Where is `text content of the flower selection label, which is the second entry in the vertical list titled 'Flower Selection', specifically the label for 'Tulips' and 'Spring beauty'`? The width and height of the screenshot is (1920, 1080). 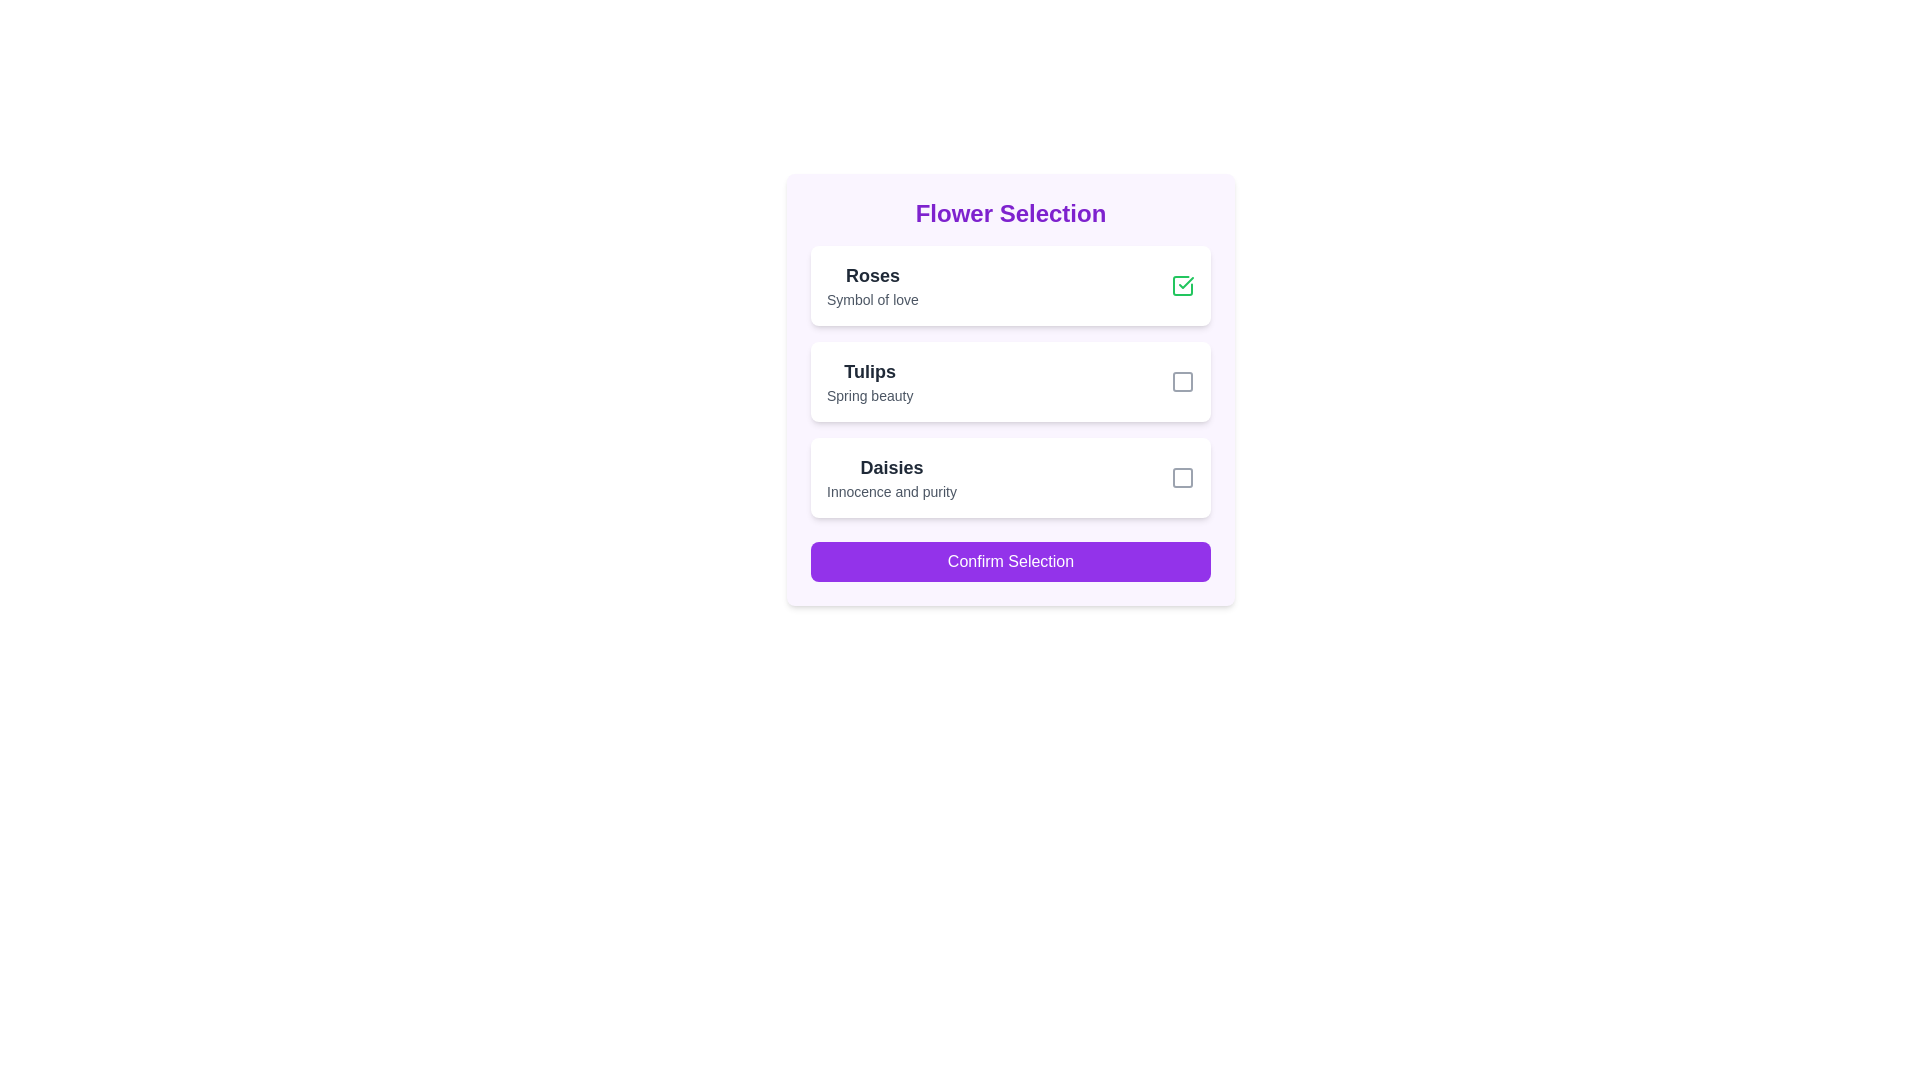
text content of the flower selection label, which is the second entry in the vertical list titled 'Flower Selection', specifically the label for 'Tulips' and 'Spring beauty' is located at coordinates (870, 381).